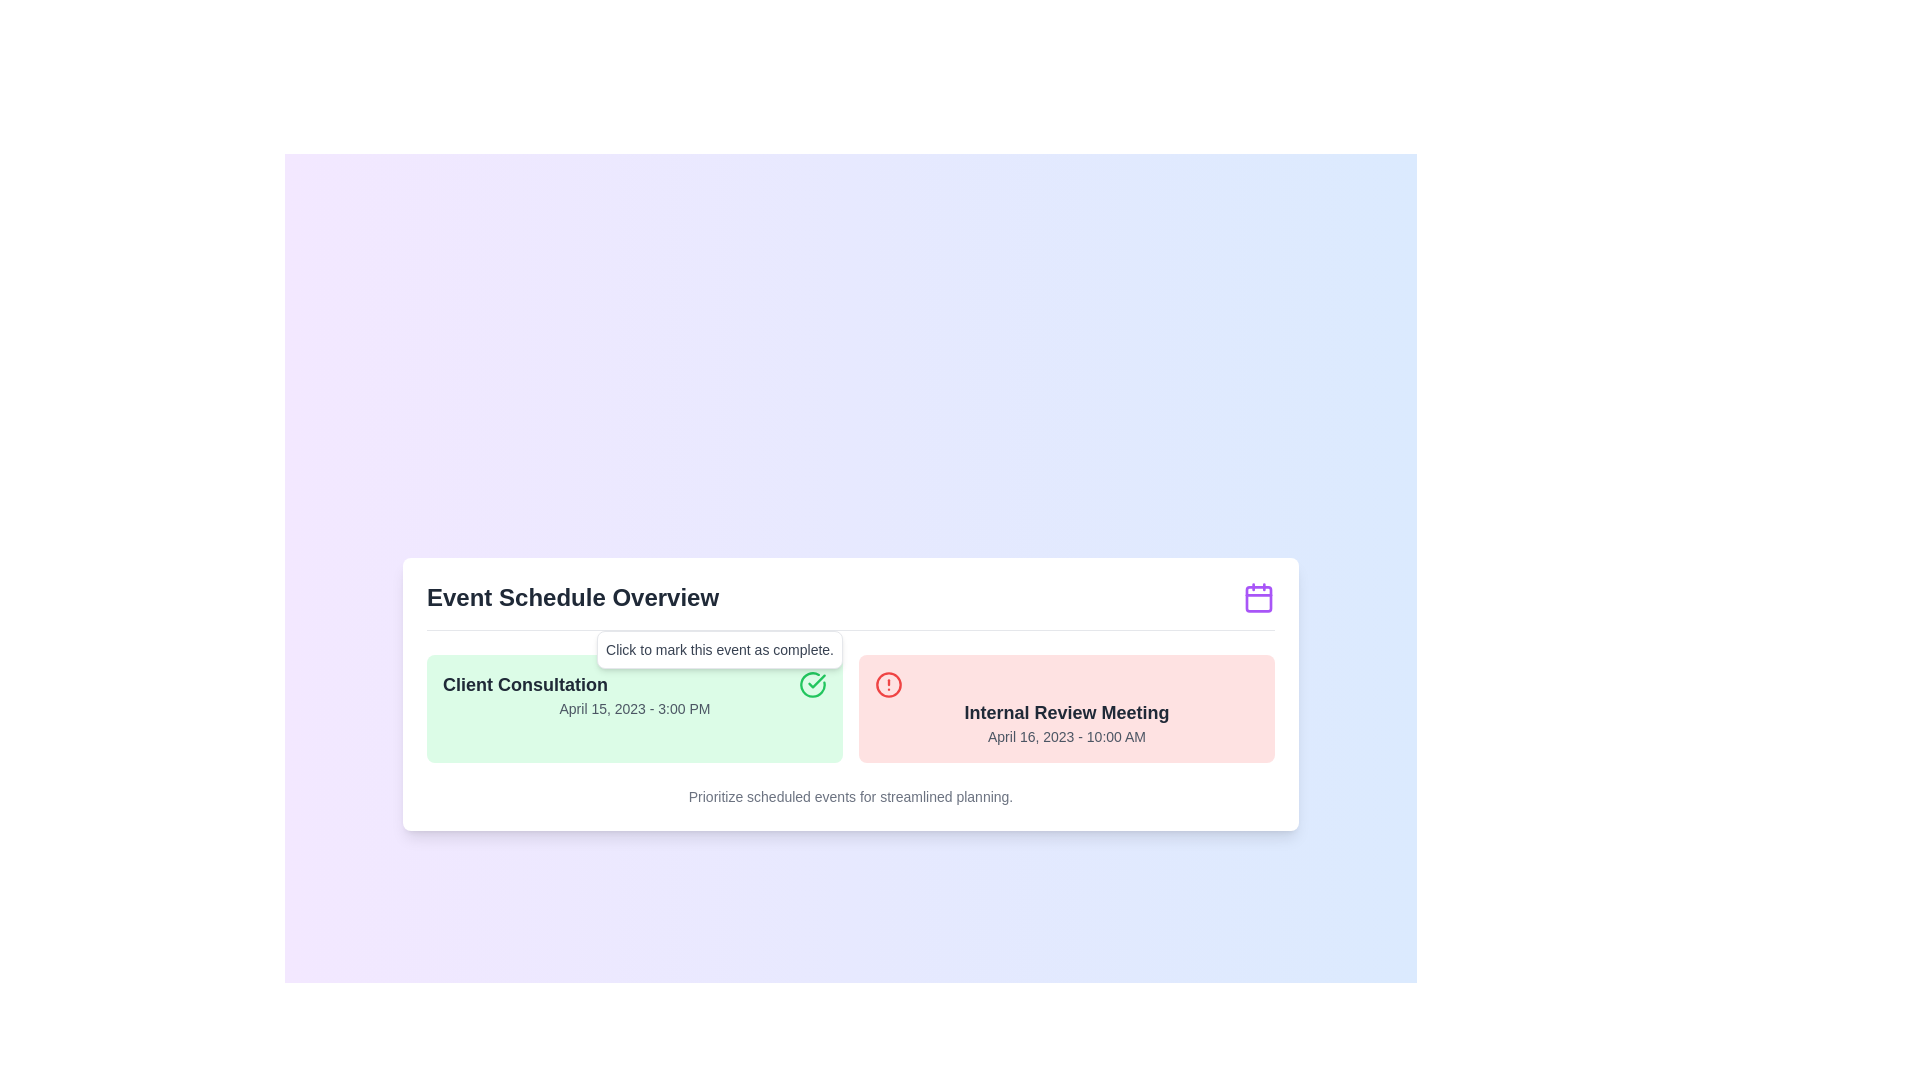 This screenshot has width=1920, height=1080. What do you see at coordinates (720, 649) in the screenshot?
I see `the tooltip with the text 'Click to mark this event as complete.' located at the top-right corner of the 'Client Consultation' card` at bounding box center [720, 649].